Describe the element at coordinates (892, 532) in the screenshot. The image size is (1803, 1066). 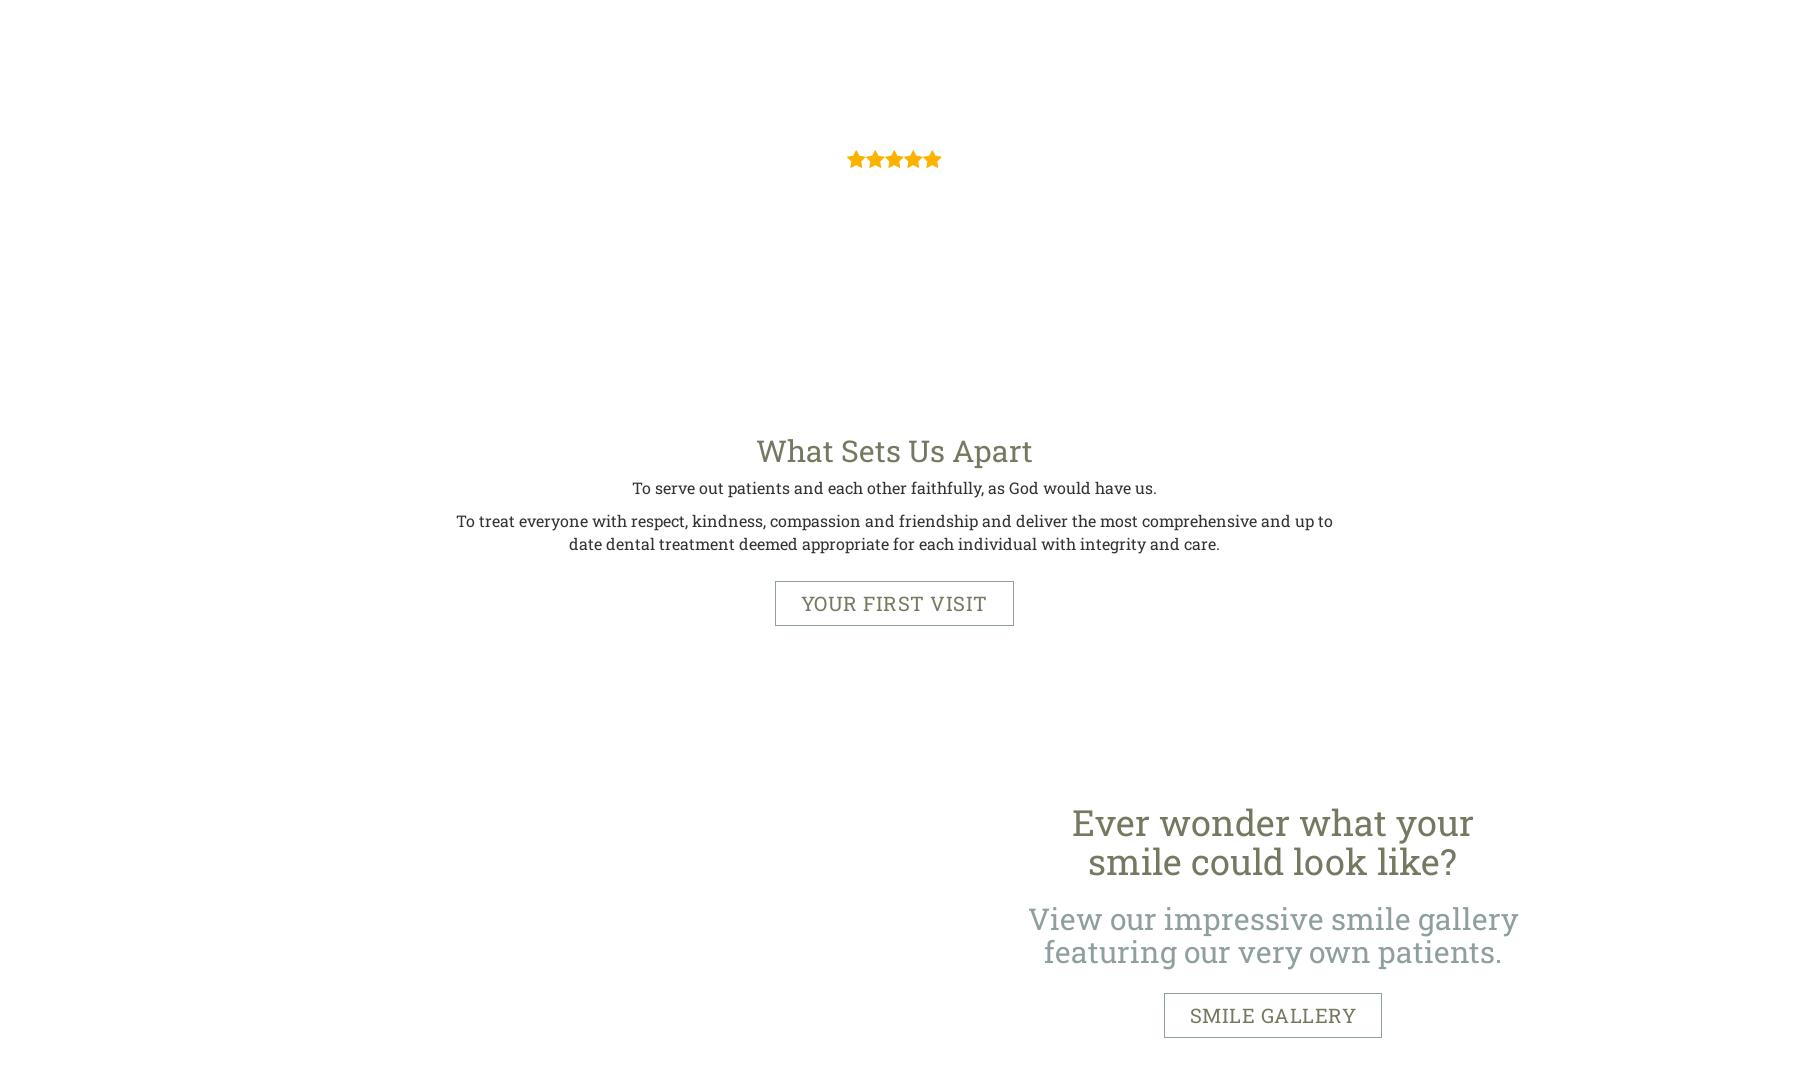
I see `'To treat everyone with respect, kindness, compassion and friendship and deliver the most comprehensive and up
            to date dental treatment deemed appropriate for each individual with integrity and care.'` at that location.